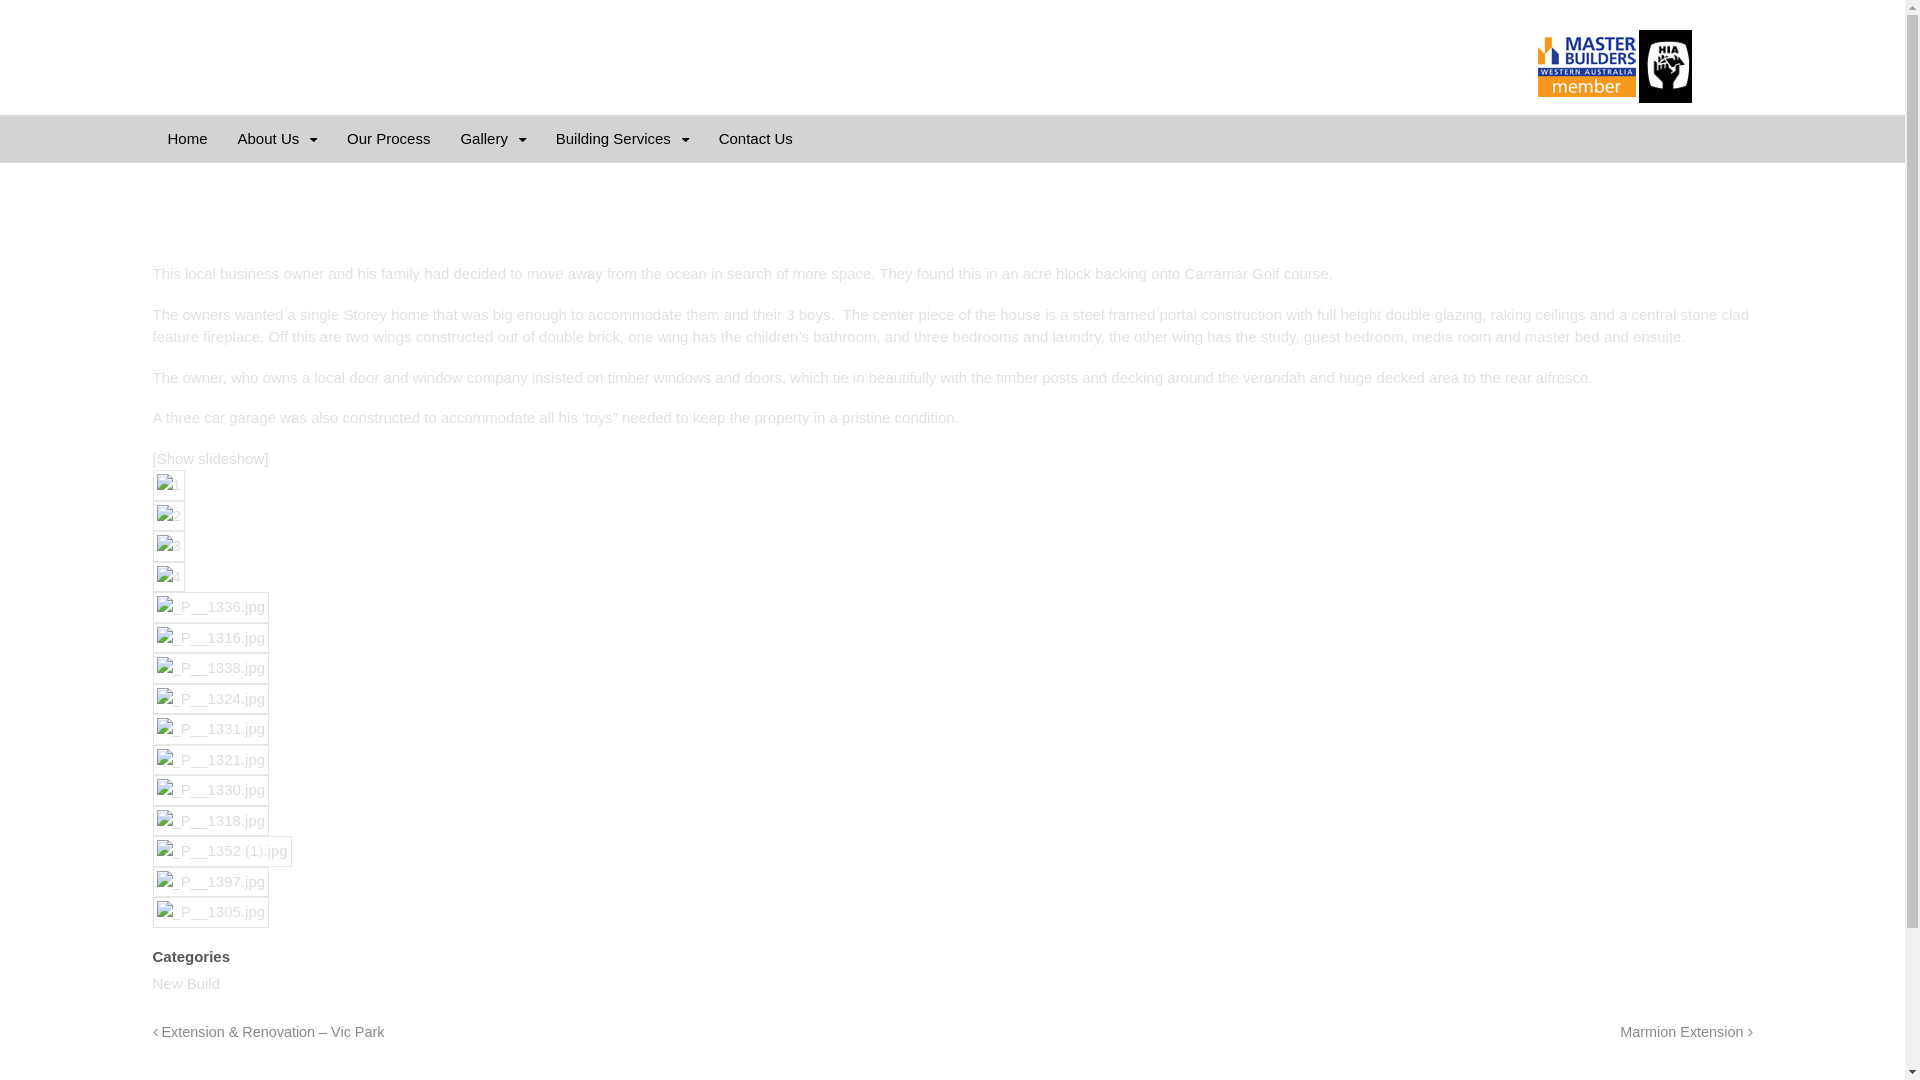 This screenshot has height=1080, width=1920. I want to click on '_P__1338.jpg', so click(210, 668).